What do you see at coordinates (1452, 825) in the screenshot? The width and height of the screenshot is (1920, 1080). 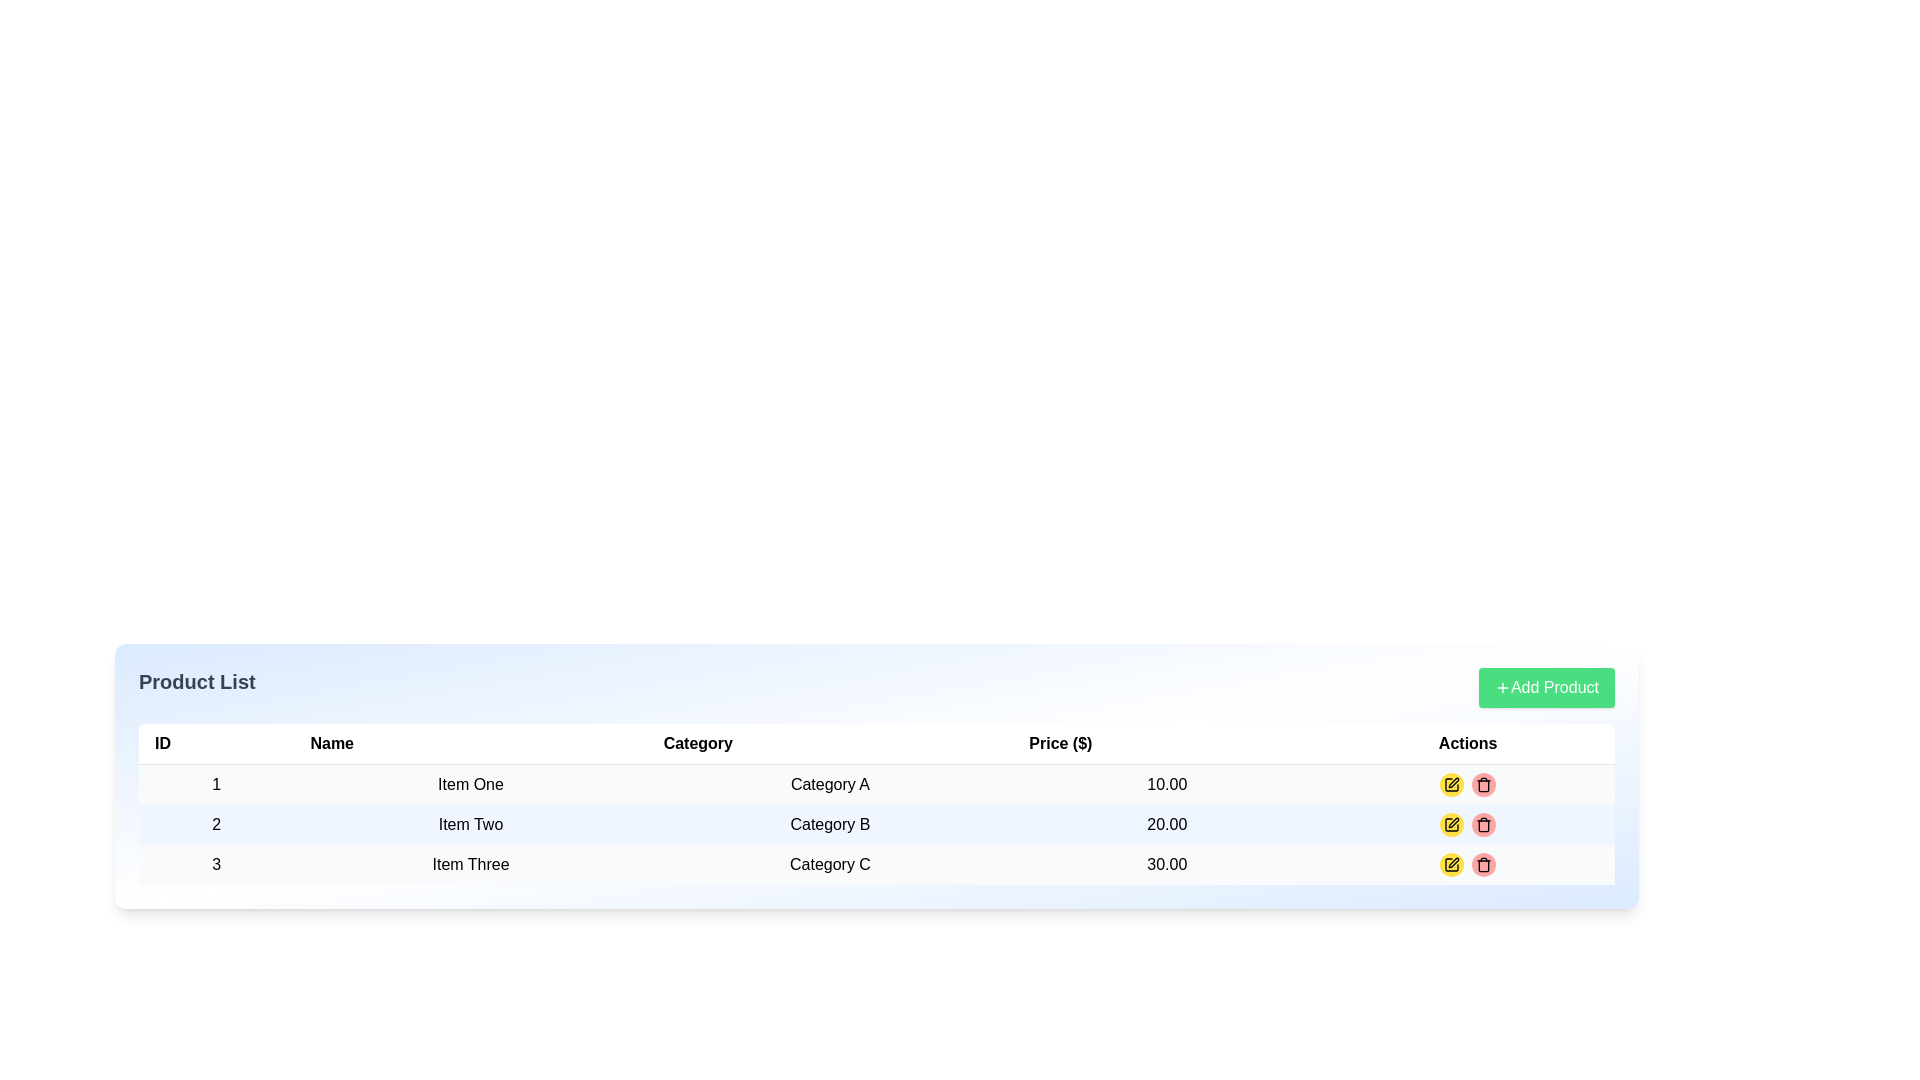 I see `the edit icon resembling a square with a pen` at bounding box center [1452, 825].